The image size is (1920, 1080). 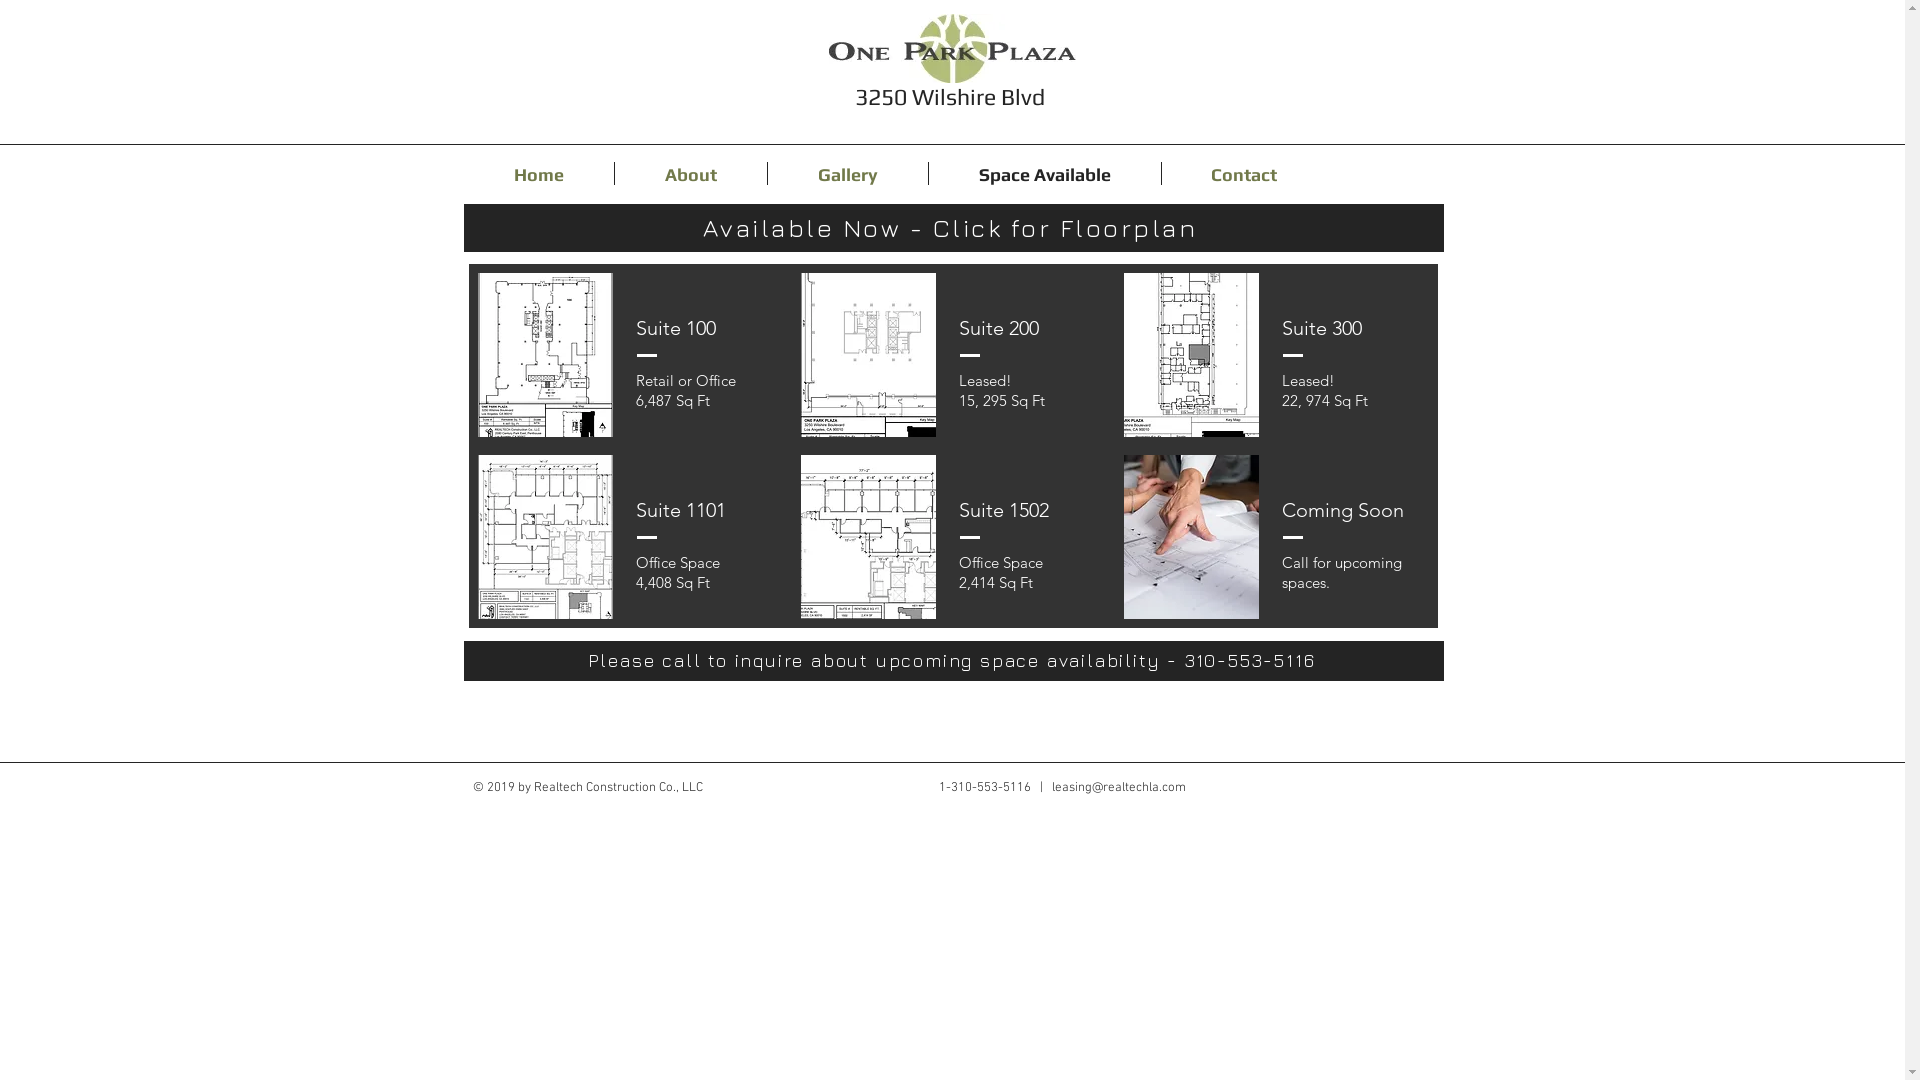 I want to click on 'Space Available', so click(x=926, y=172).